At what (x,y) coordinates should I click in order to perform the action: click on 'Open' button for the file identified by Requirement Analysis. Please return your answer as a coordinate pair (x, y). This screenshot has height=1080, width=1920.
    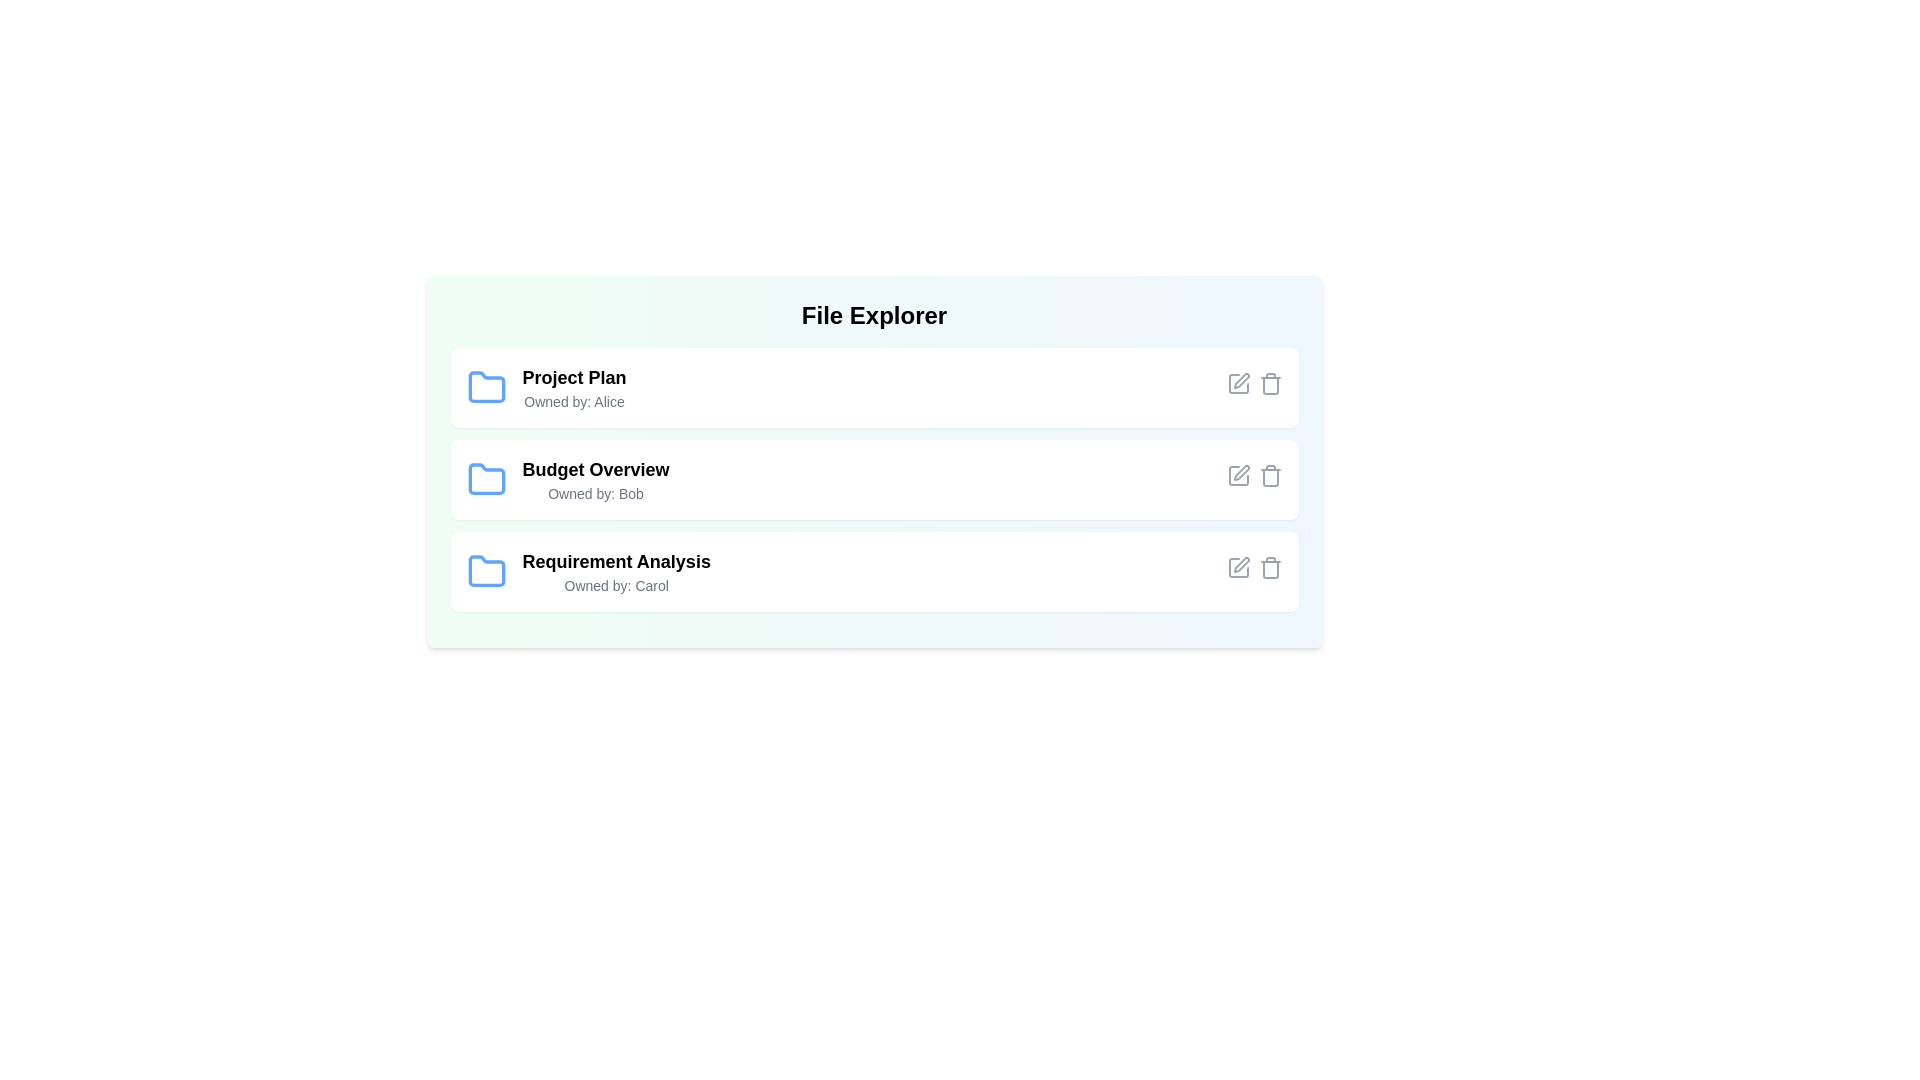
    Looking at the image, I should click on (1178, 571).